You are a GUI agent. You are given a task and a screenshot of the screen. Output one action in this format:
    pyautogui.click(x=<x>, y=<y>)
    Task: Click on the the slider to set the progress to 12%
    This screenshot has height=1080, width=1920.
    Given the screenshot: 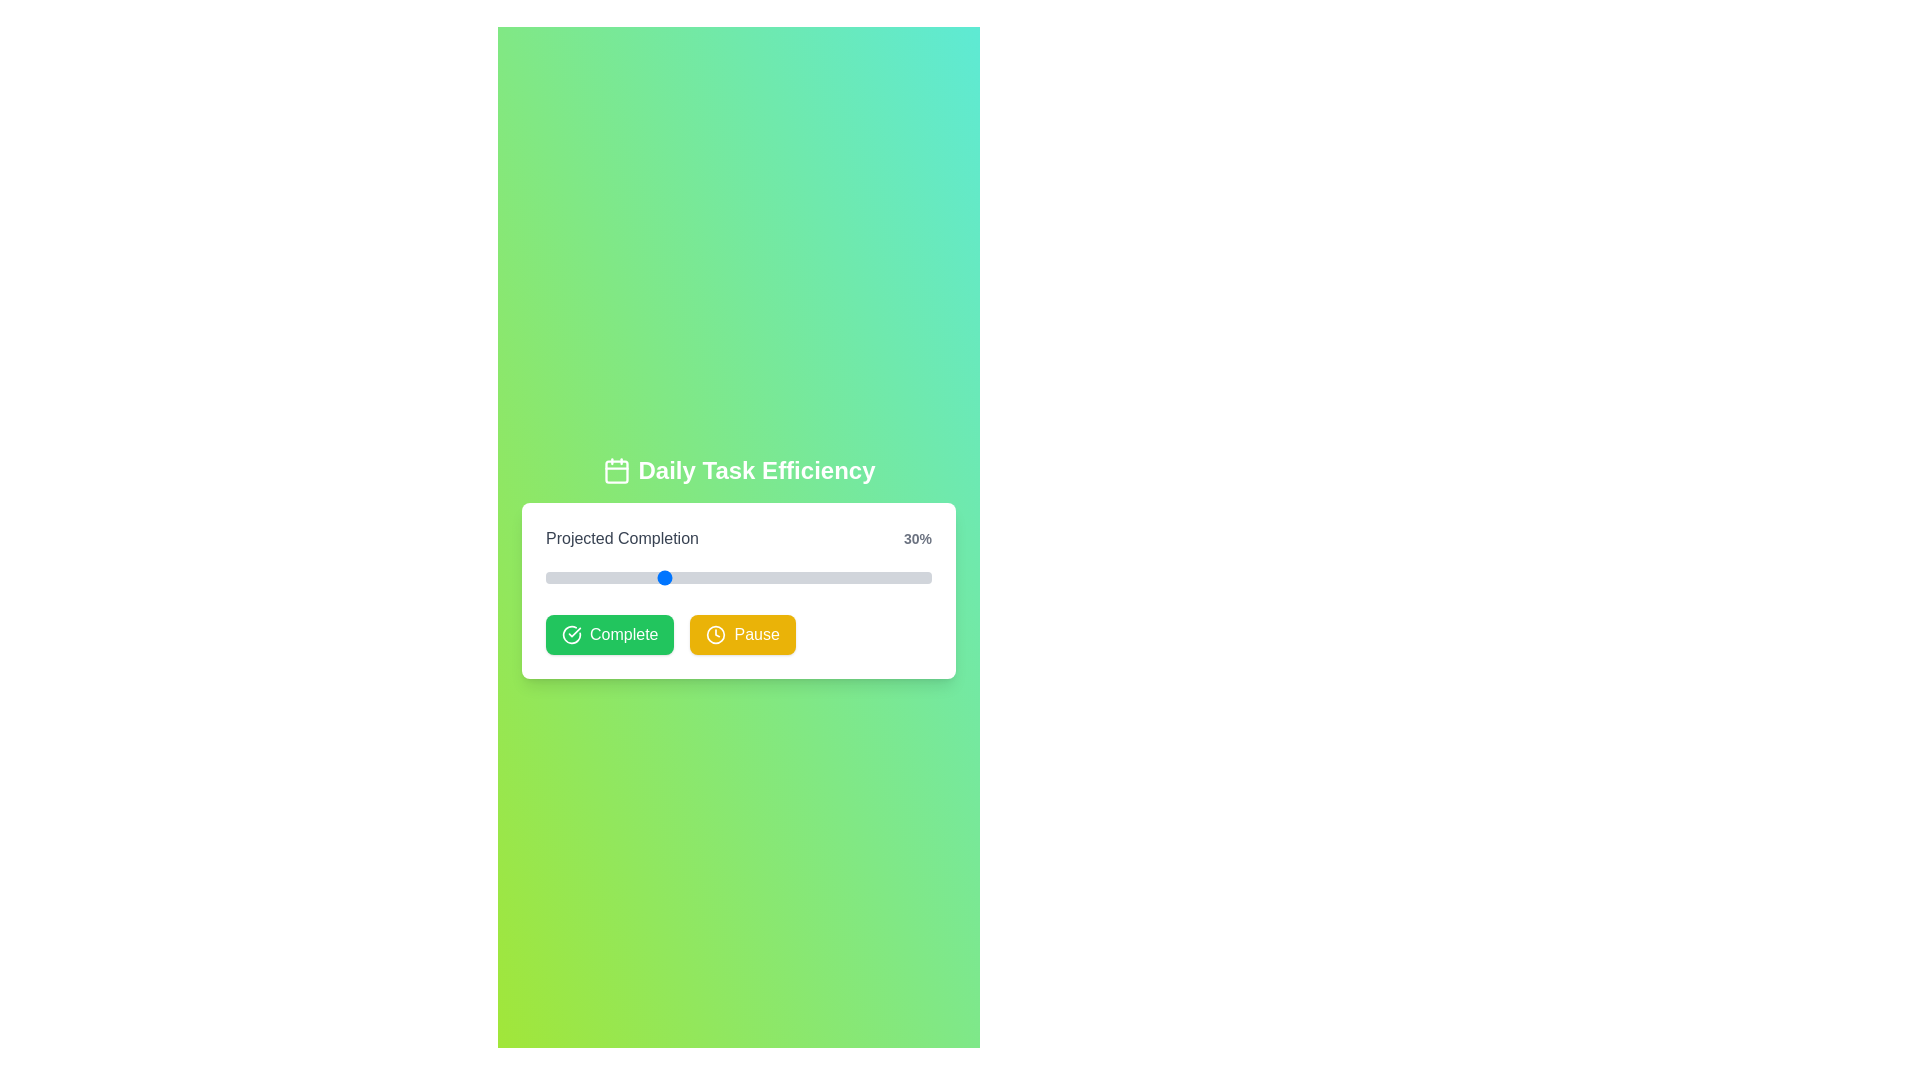 What is the action you would take?
    pyautogui.click(x=591, y=578)
    